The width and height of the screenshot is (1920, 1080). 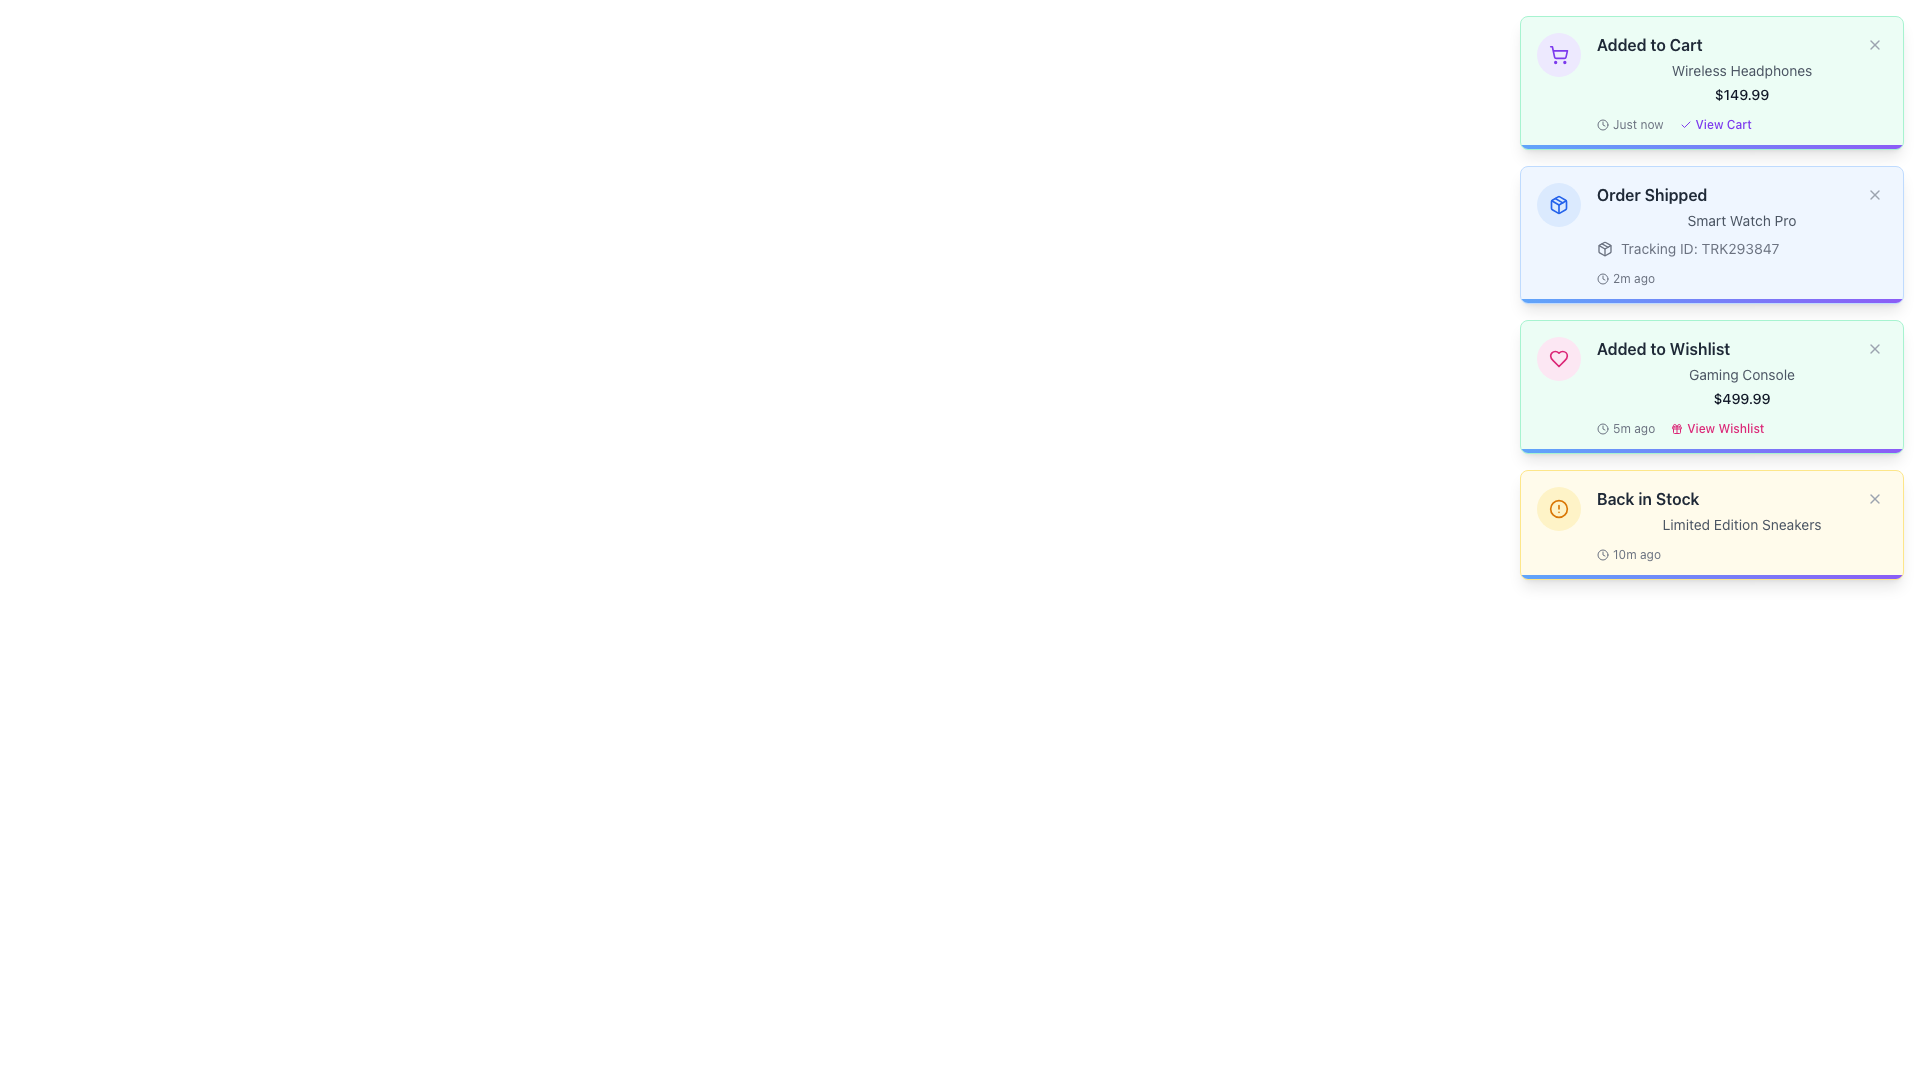 What do you see at coordinates (1874, 497) in the screenshot?
I see `the close button located at the top-right corner of the 'Back in Stock' notification` at bounding box center [1874, 497].